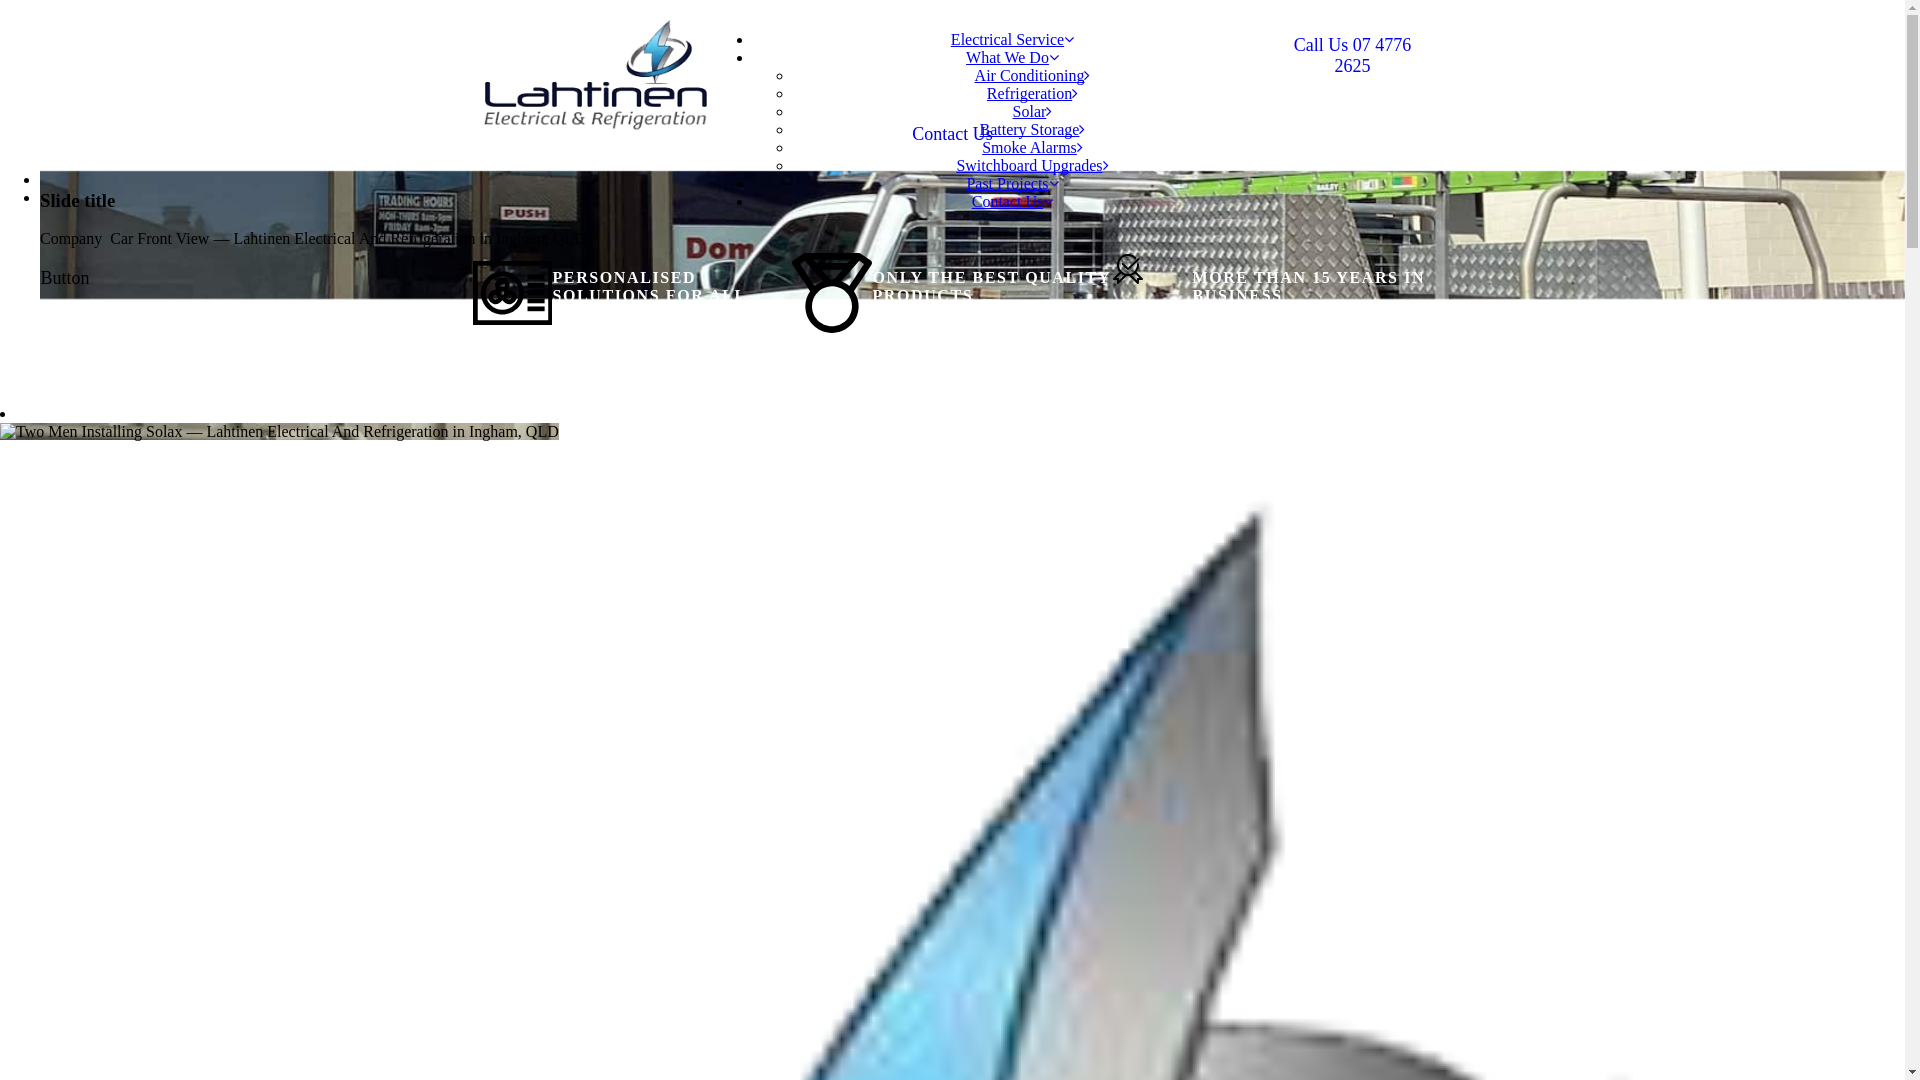  What do you see at coordinates (1032, 74) in the screenshot?
I see `'Air Conditioning'` at bounding box center [1032, 74].